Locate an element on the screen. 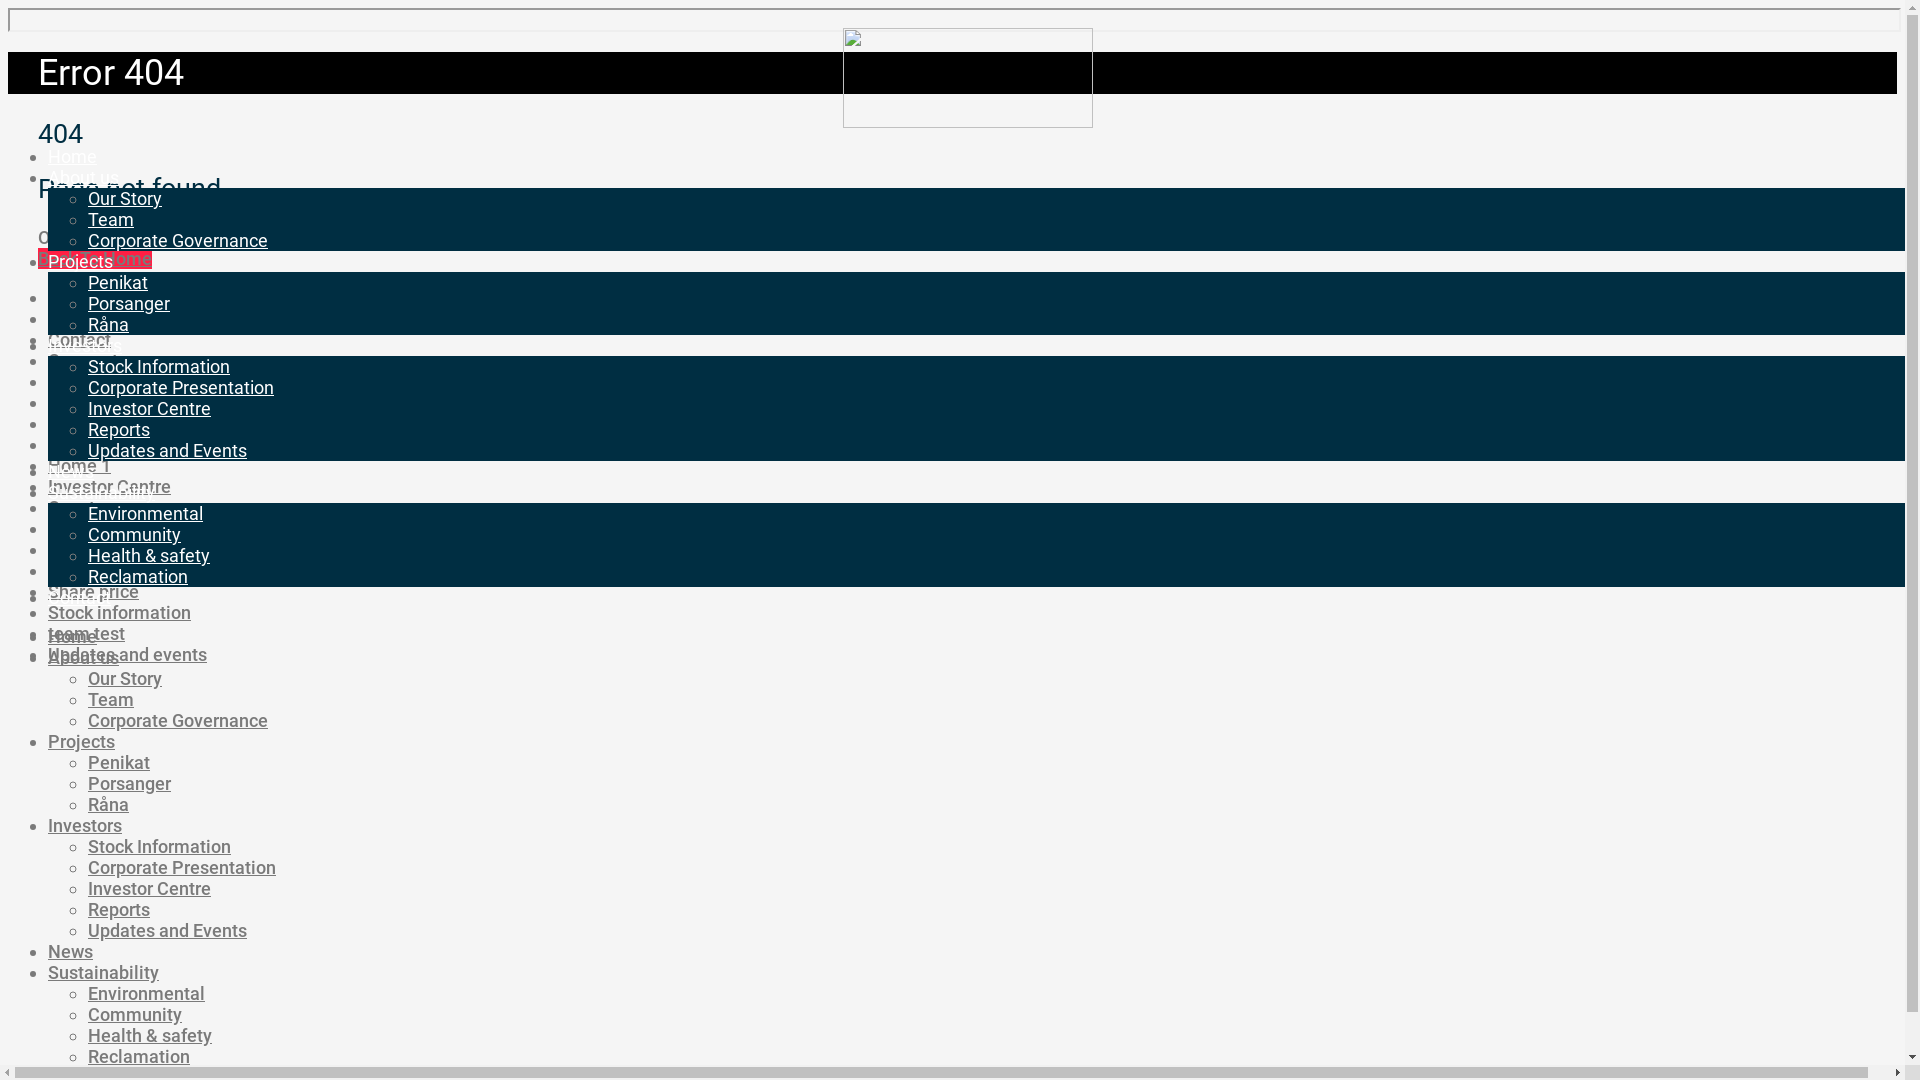 The image size is (1920, 1080). 'Projects' is located at coordinates (80, 260).